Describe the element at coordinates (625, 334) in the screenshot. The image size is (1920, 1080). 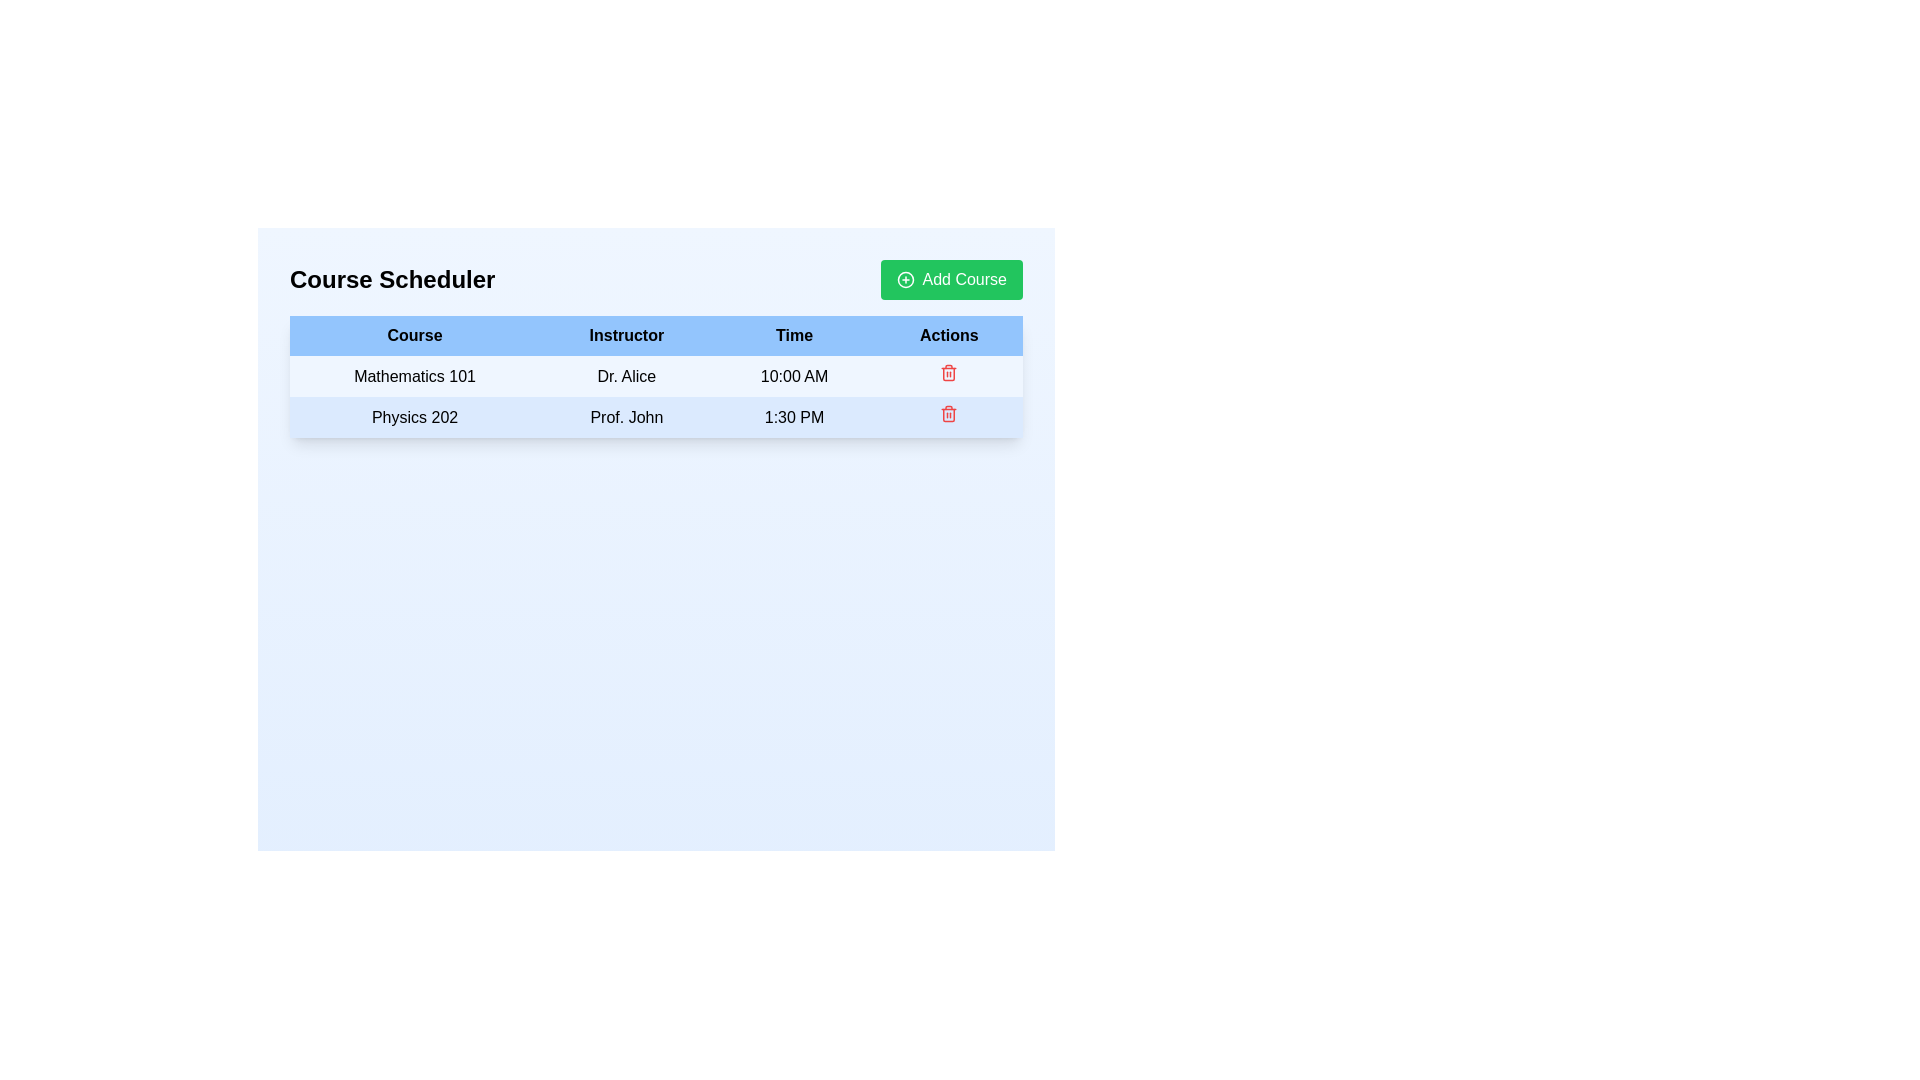
I see `the text label that displays 'Instructor', which is styled in bold and centered within a blue rectangular cell, located between 'Course' and 'Time' in the header row of a table` at that location.